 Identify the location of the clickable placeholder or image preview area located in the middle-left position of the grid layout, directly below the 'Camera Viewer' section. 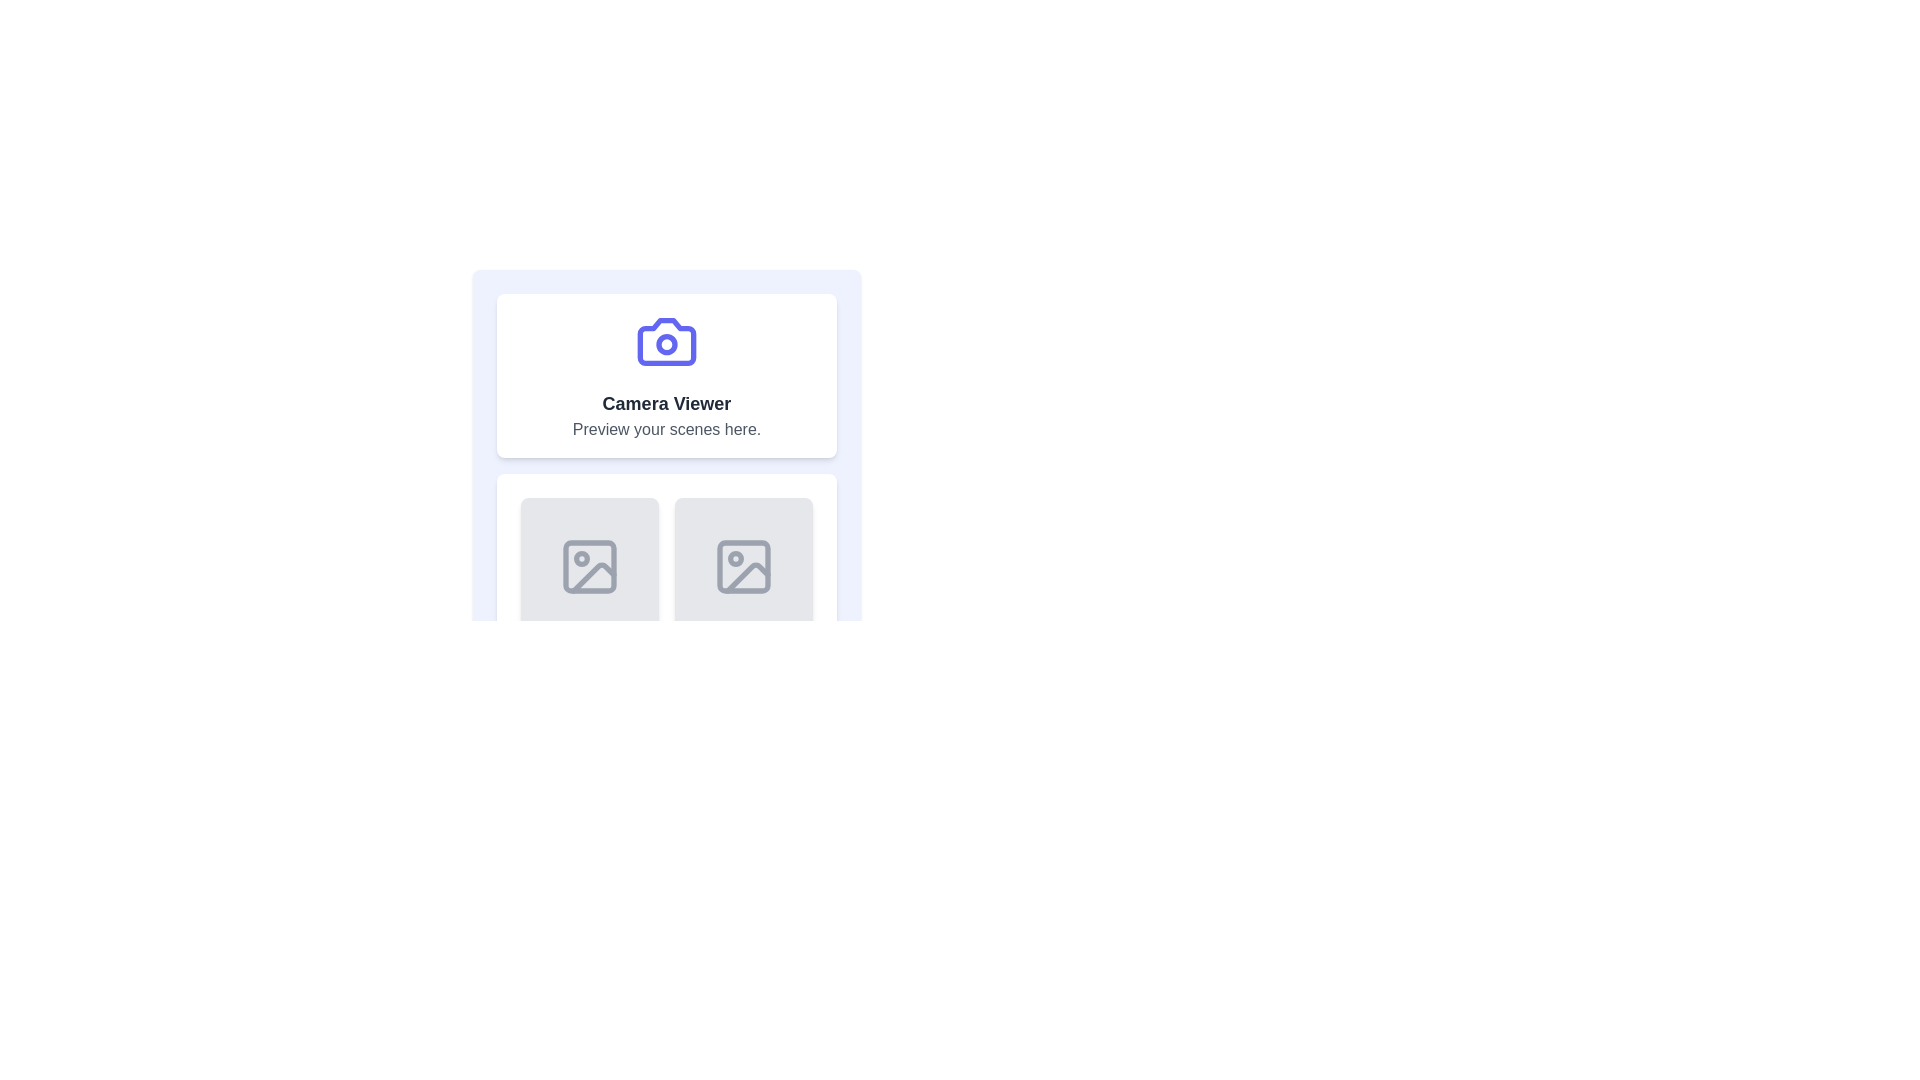
(589, 567).